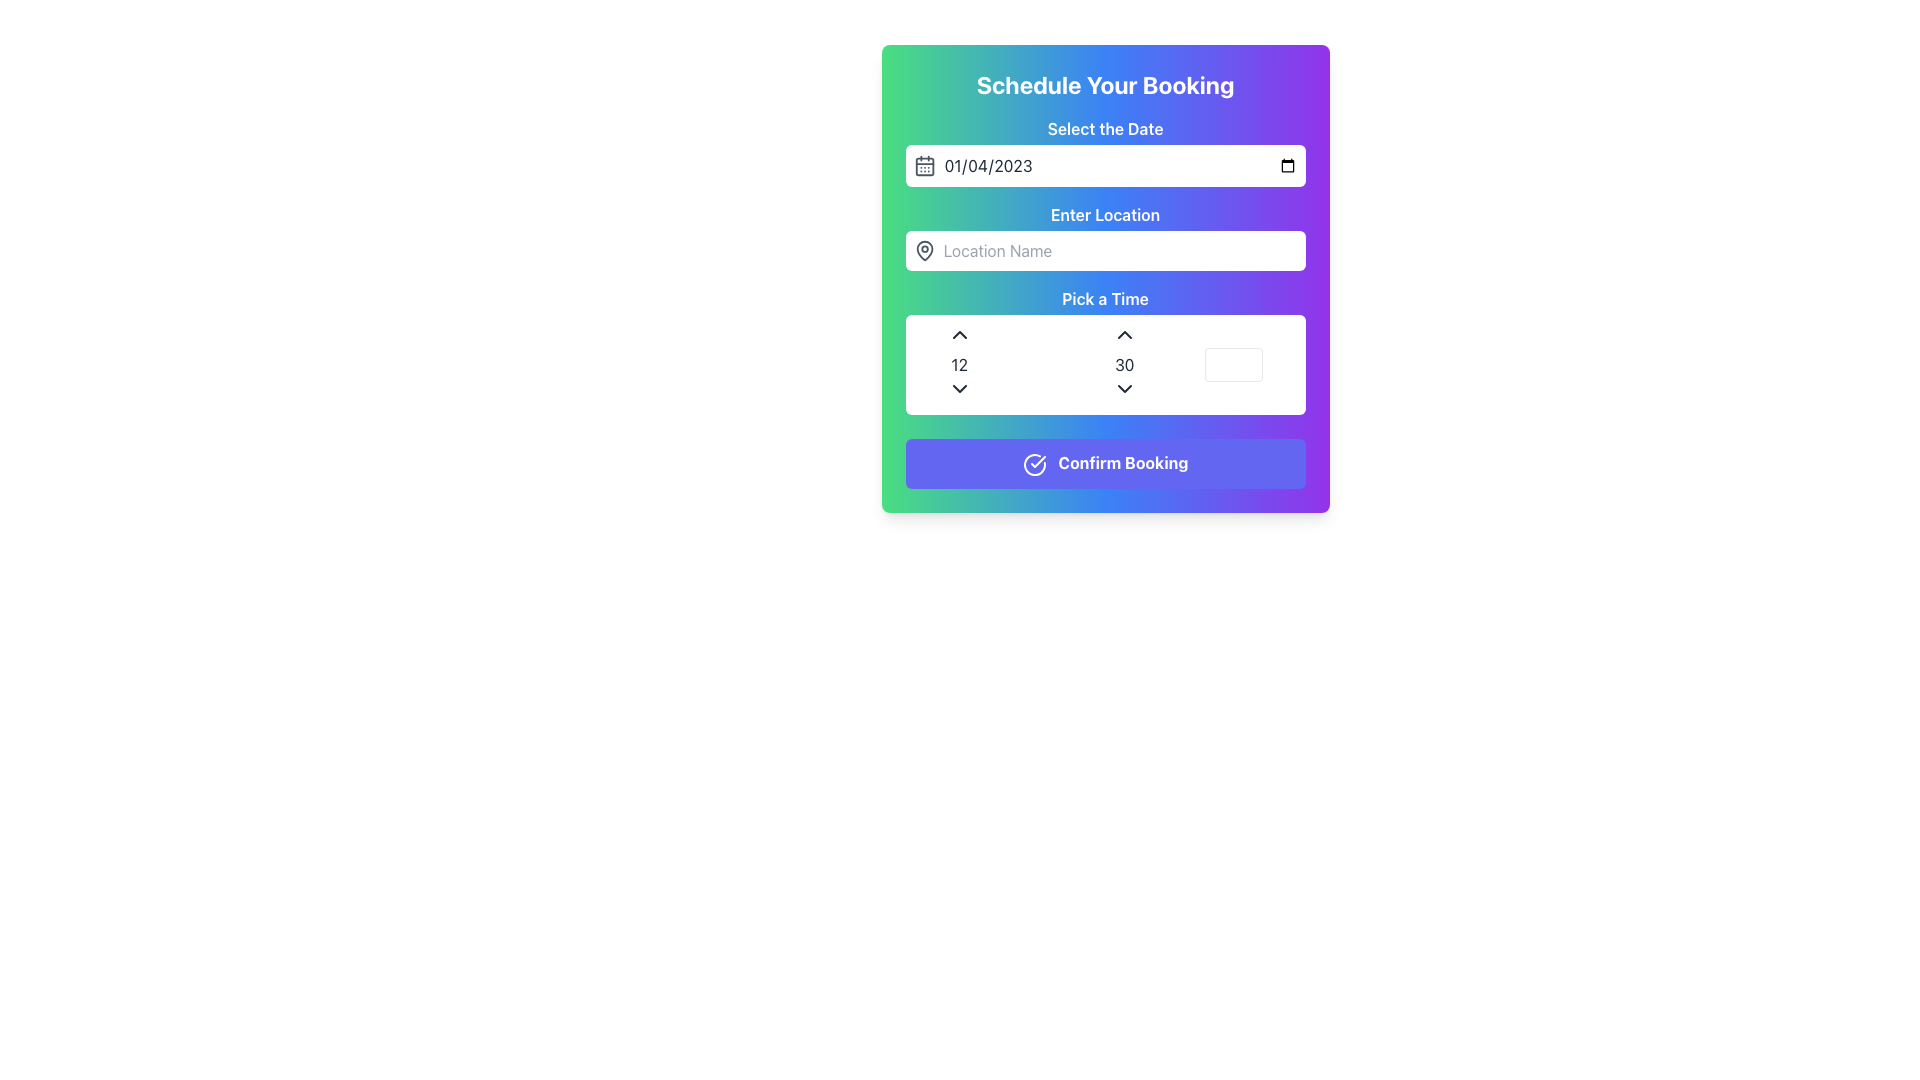 The image size is (1920, 1080). What do you see at coordinates (1124, 389) in the screenshot?
I see `the second downward chevron icon in the time-picker interface under 'Pick a Time'` at bounding box center [1124, 389].